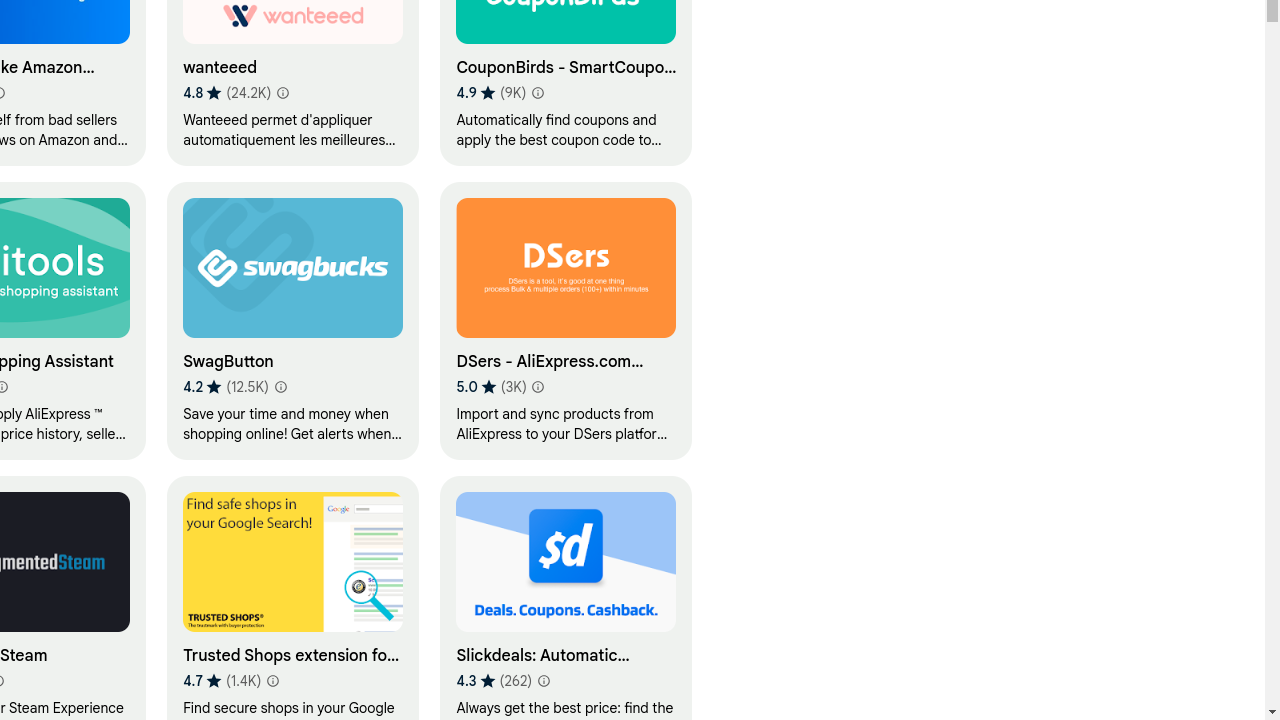  What do you see at coordinates (543, 679) in the screenshot?
I see `'Learn more about results and reviews "Slickdeals: Automatic Coupons and Deals"'` at bounding box center [543, 679].